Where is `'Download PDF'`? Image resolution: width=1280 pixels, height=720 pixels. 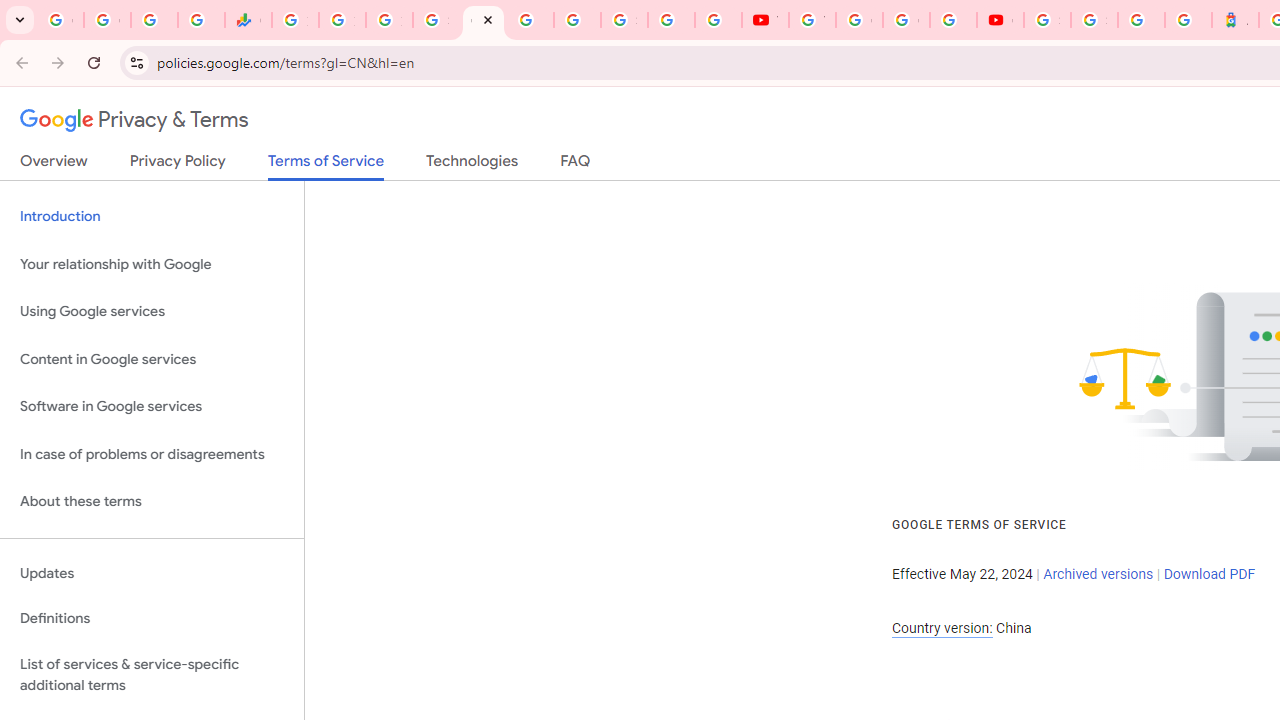 'Download PDF' is located at coordinates (1208, 574).